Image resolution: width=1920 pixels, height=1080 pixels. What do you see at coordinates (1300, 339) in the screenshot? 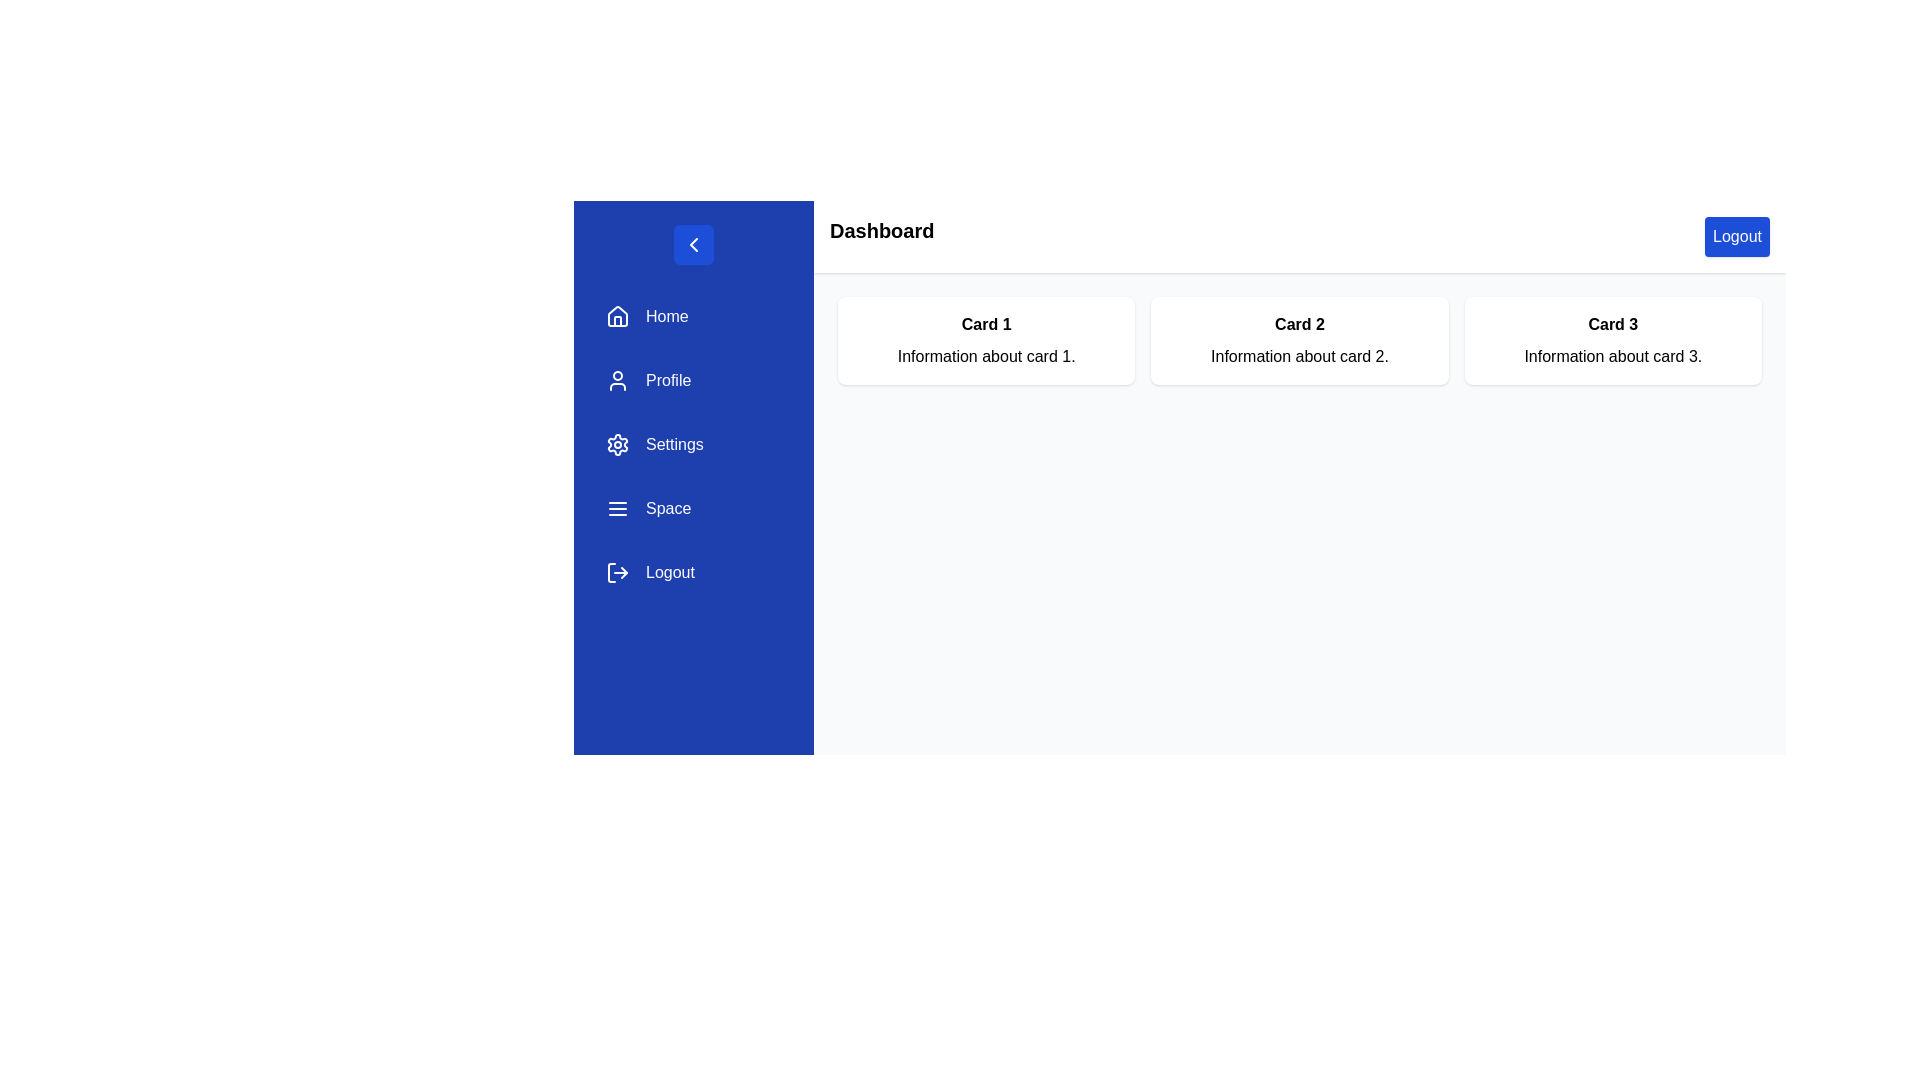
I see `information displayed within the Information card that is the second card in a grid layout, positioned below the 'Dashboard' title and next to the left-side navigation menu` at bounding box center [1300, 339].